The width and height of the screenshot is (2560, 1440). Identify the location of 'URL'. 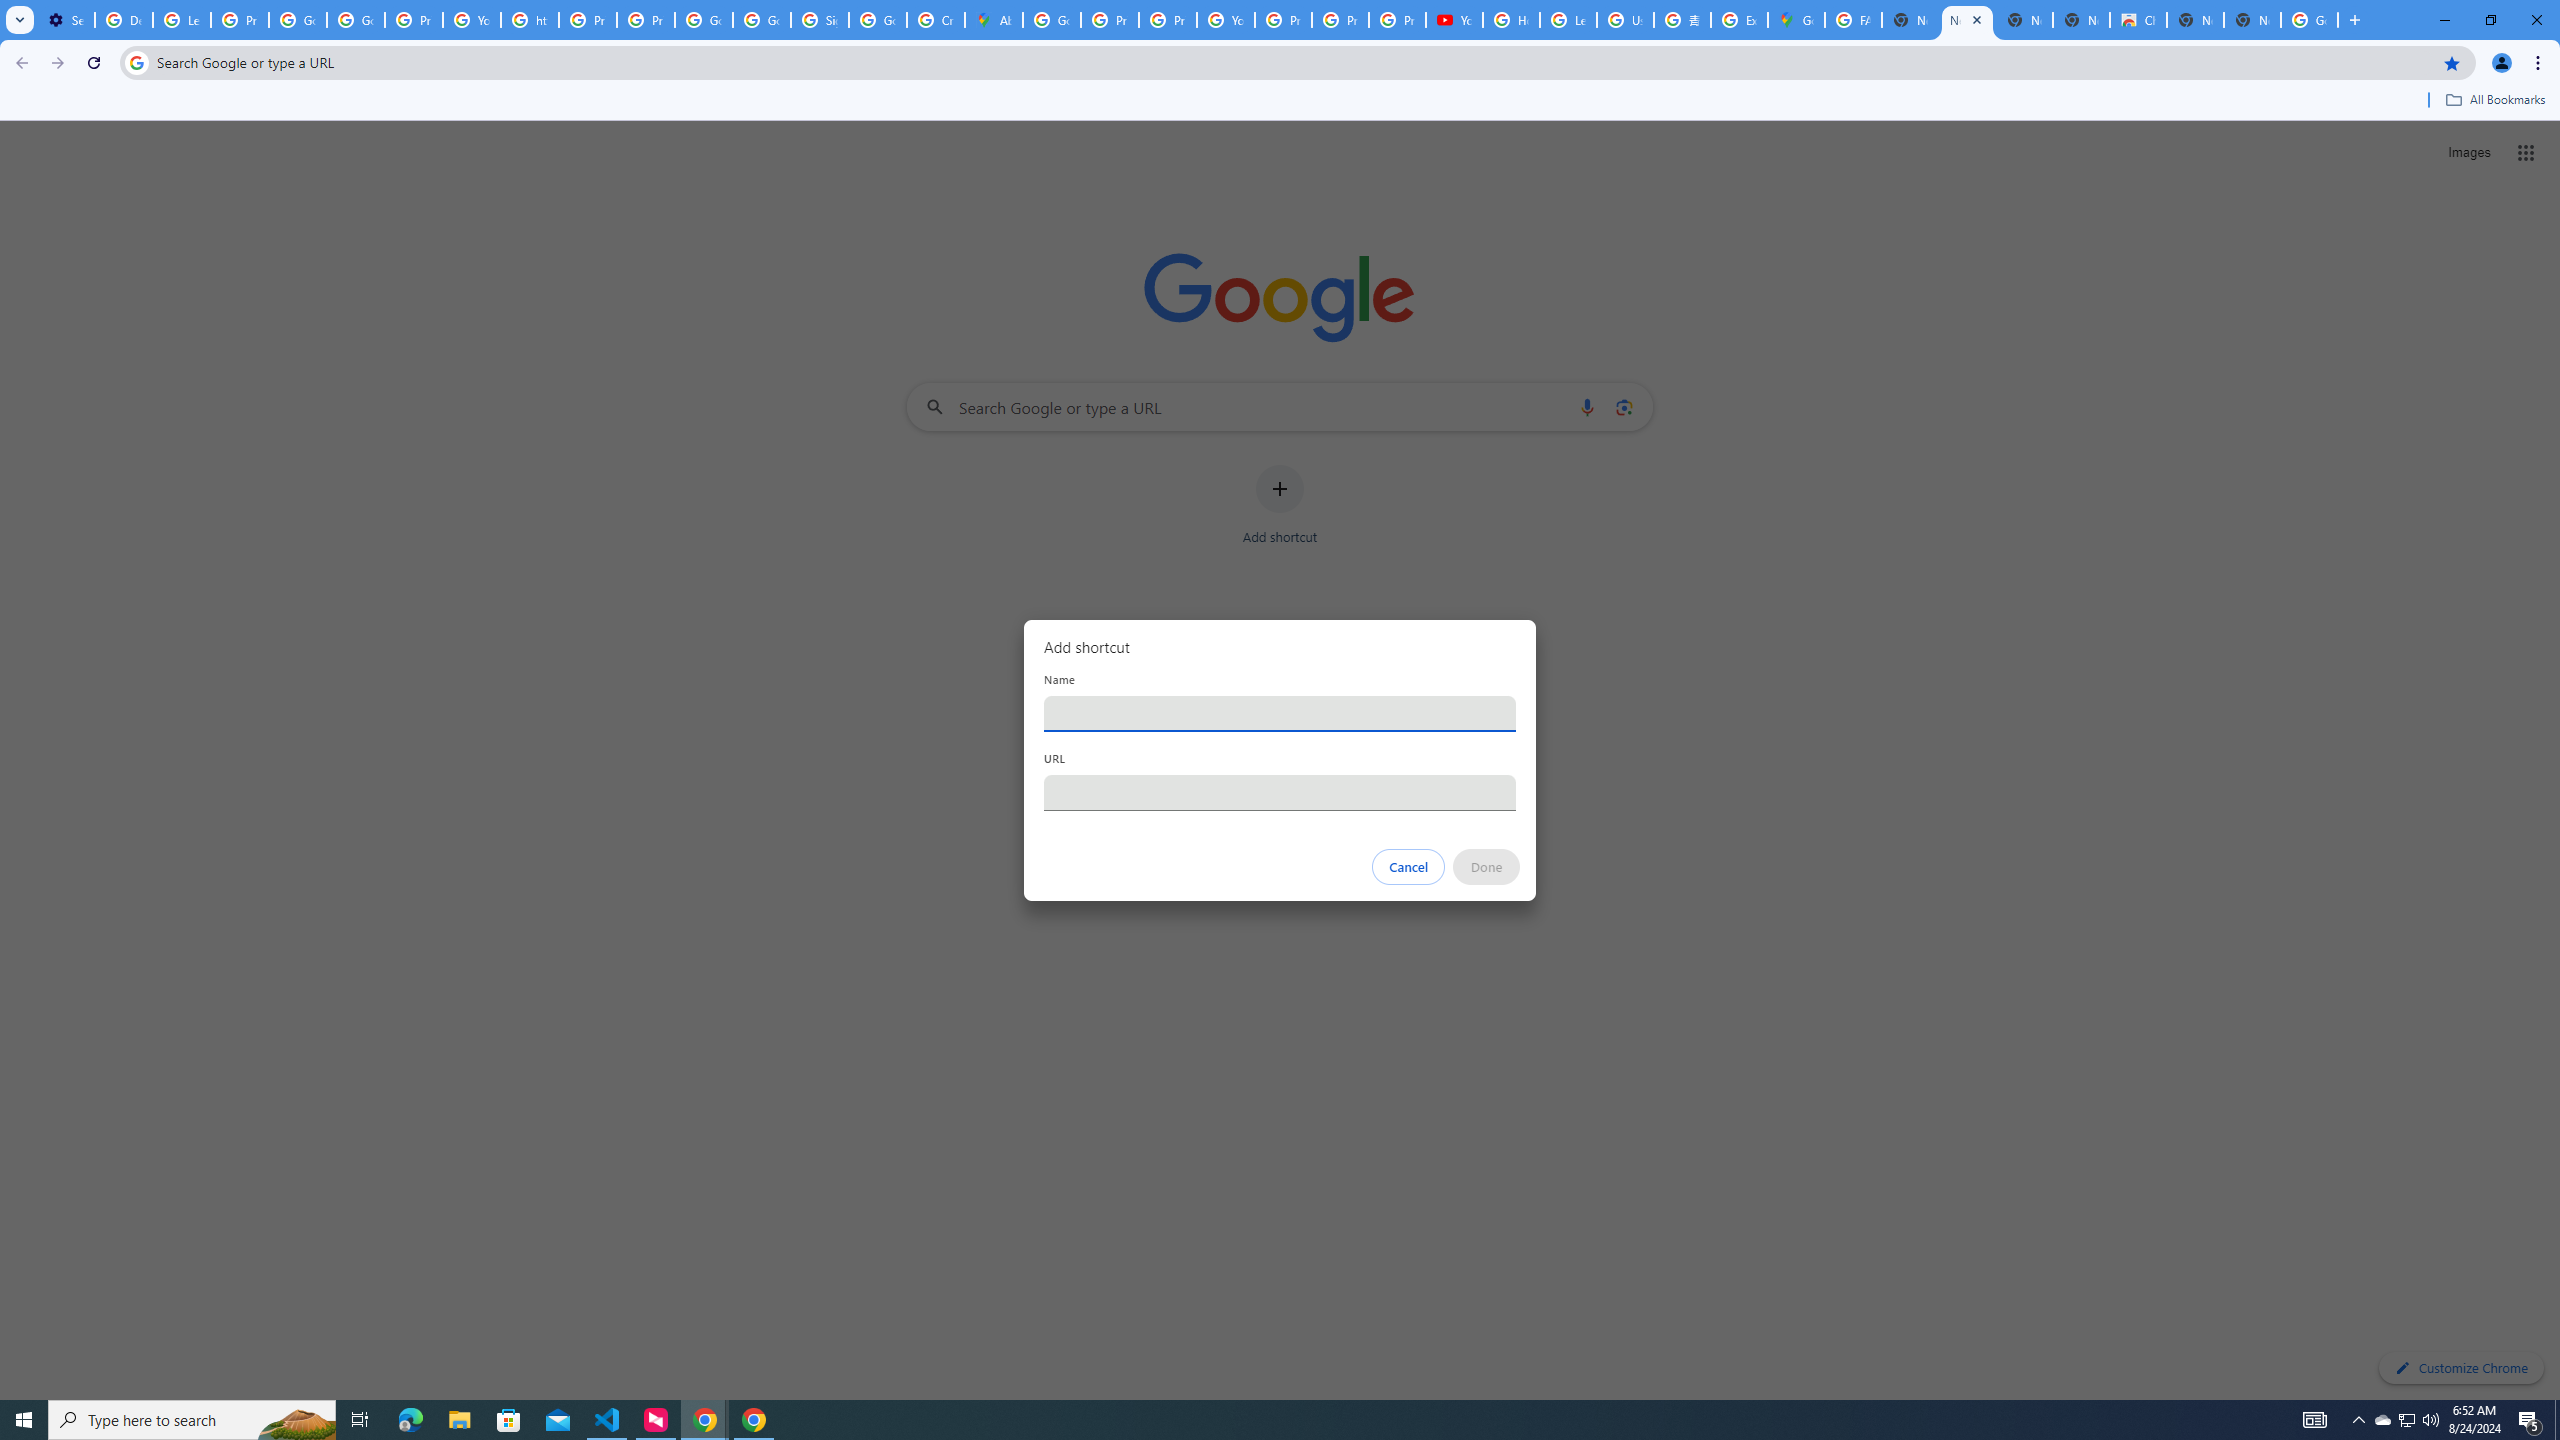
(1280, 792).